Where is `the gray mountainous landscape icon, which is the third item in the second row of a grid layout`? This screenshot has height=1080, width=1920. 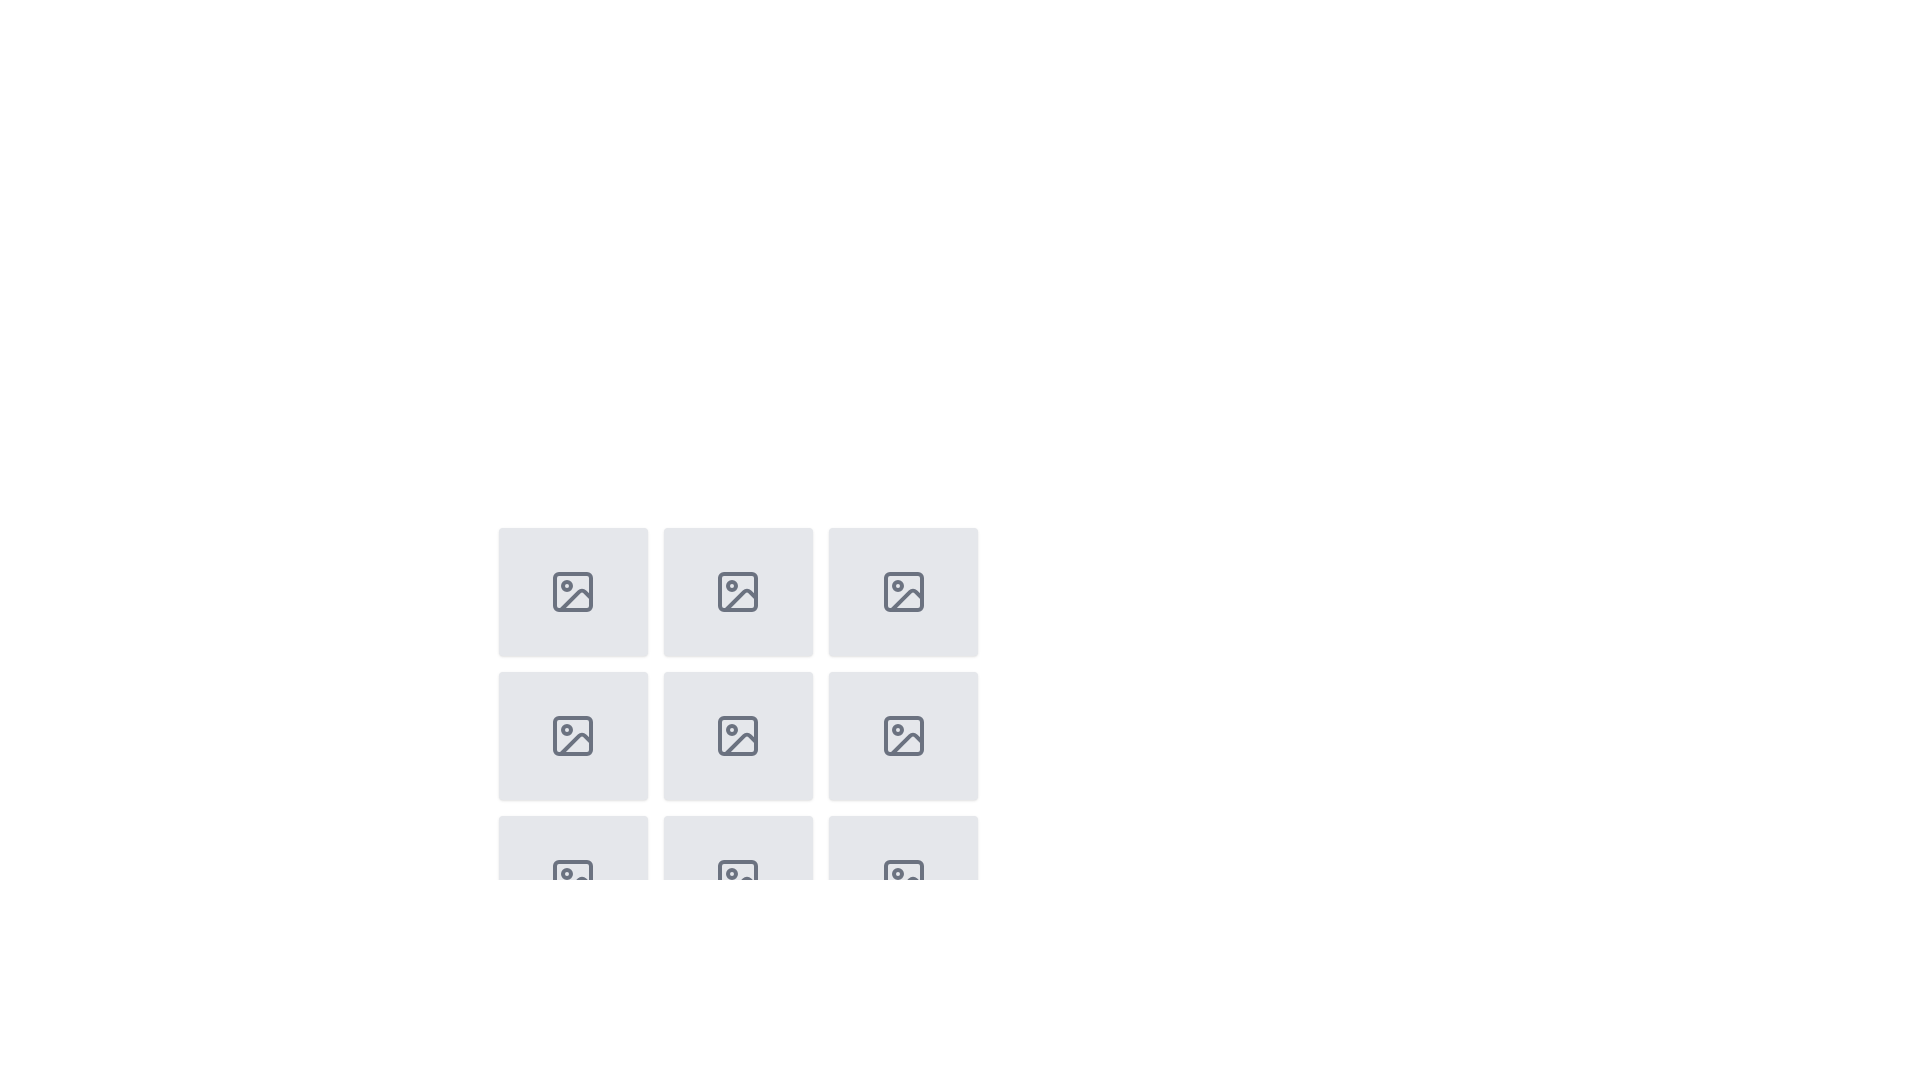 the gray mountainous landscape icon, which is the third item in the second row of a grid layout is located at coordinates (572, 736).